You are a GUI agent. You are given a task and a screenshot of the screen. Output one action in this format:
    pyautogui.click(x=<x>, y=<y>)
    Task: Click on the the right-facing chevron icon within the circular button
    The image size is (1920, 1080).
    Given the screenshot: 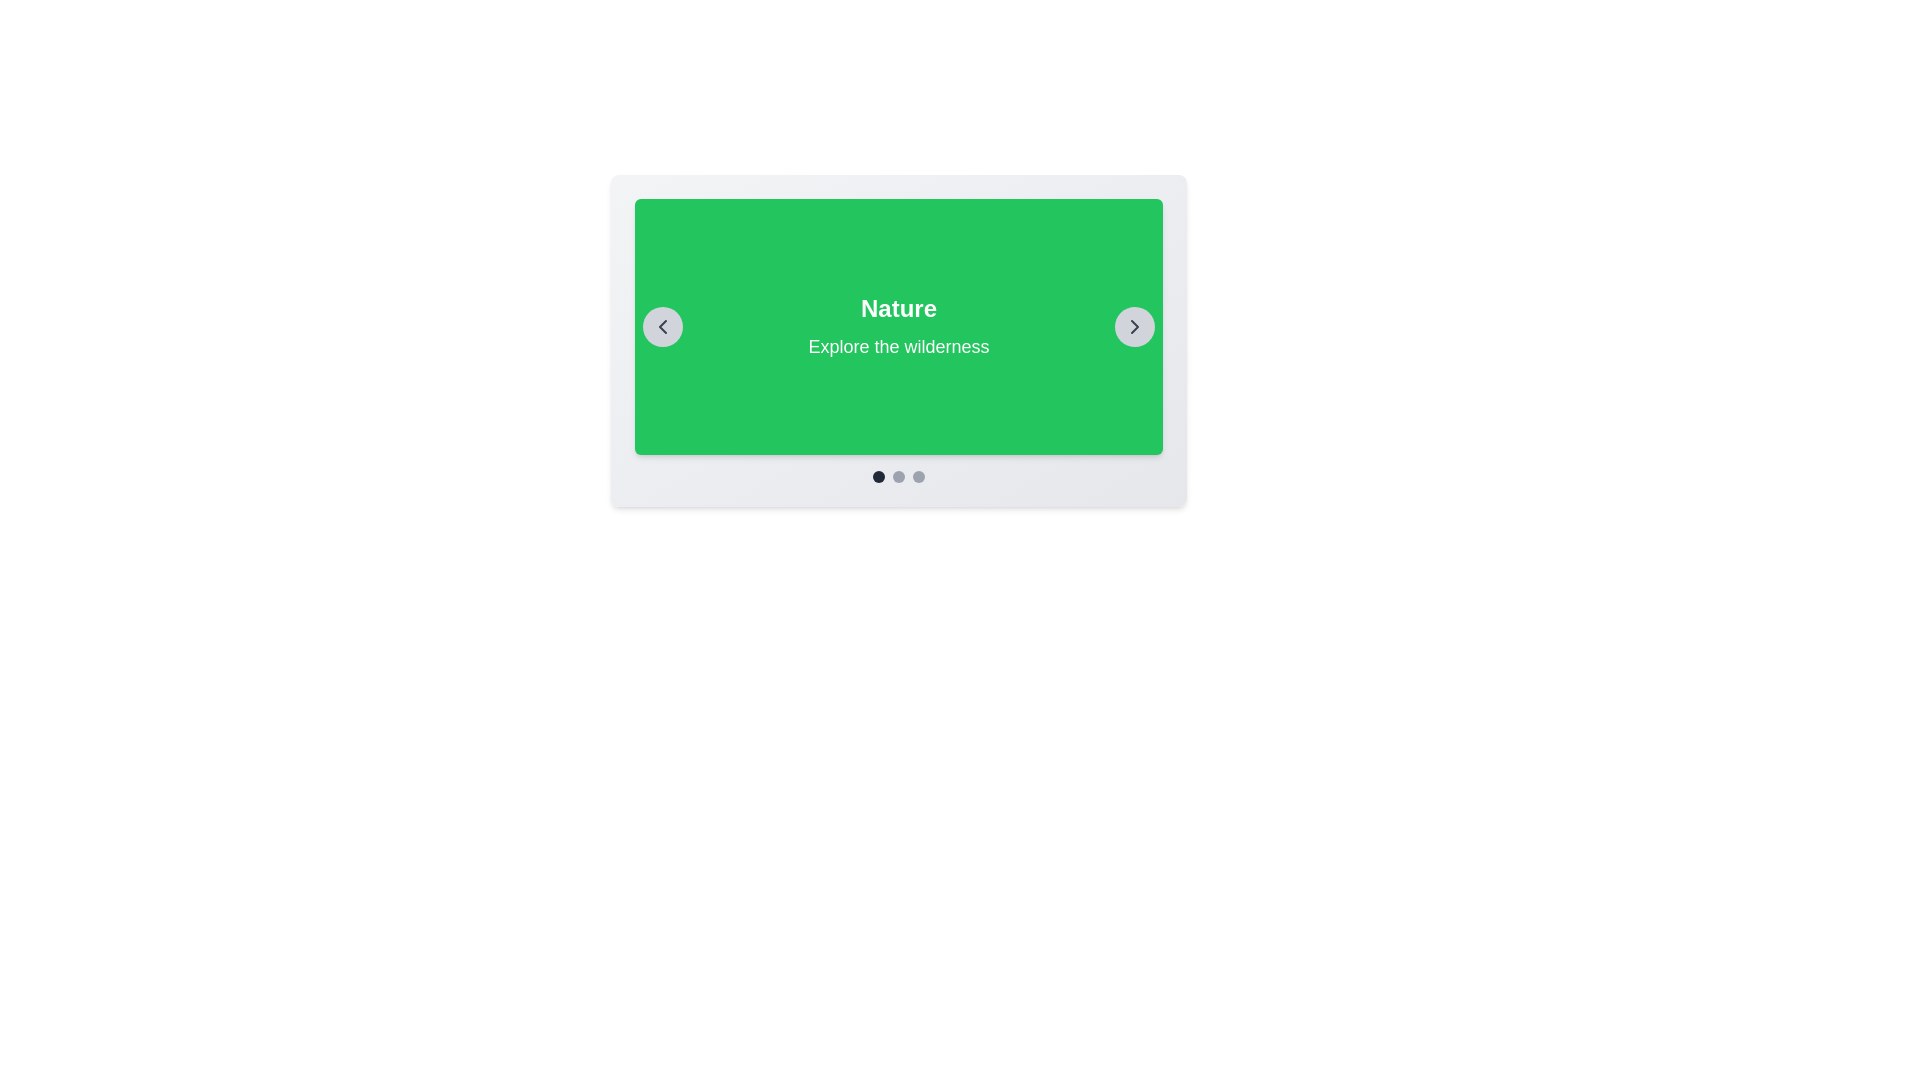 What is the action you would take?
    pyautogui.click(x=1134, y=326)
    